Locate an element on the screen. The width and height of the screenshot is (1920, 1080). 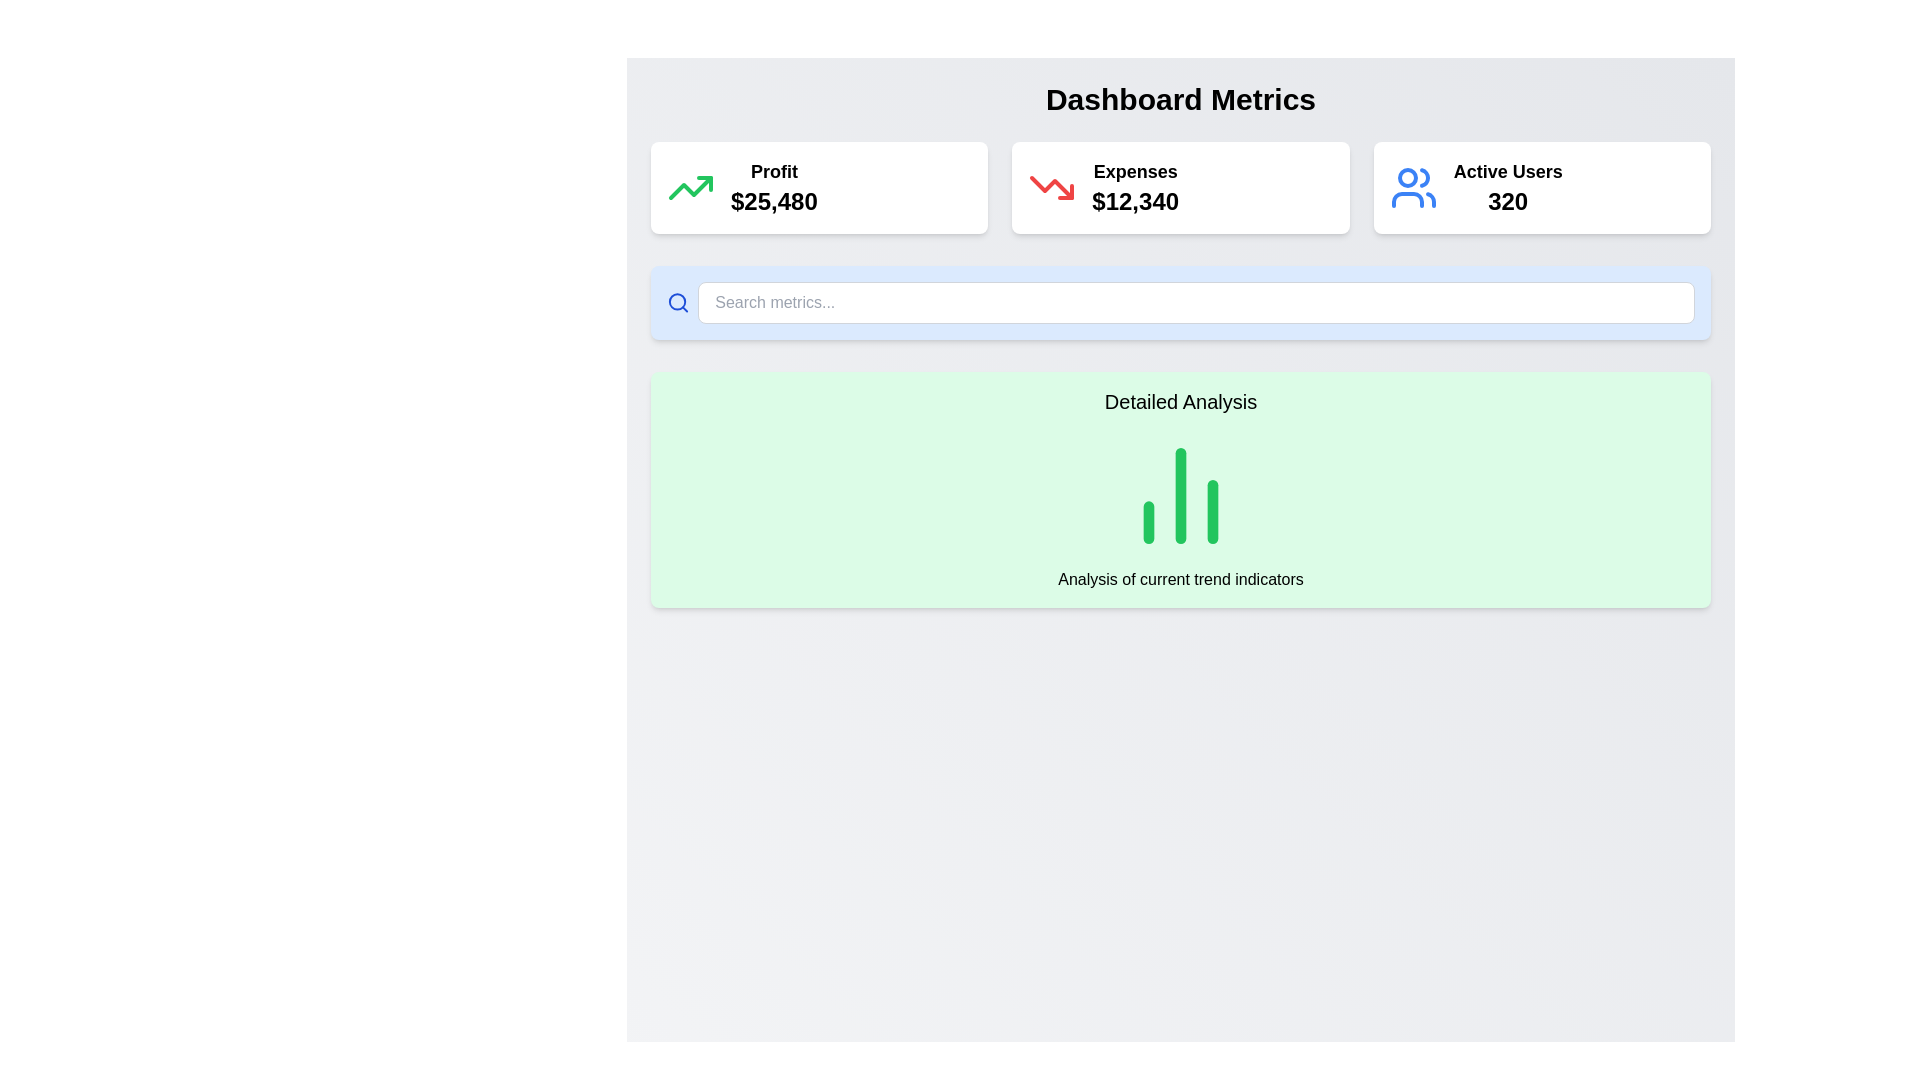
the upward growth icon located to the left of the 'Profit' header in the rectangular card displaying '$25,480' is located at coordinates (691, 188).